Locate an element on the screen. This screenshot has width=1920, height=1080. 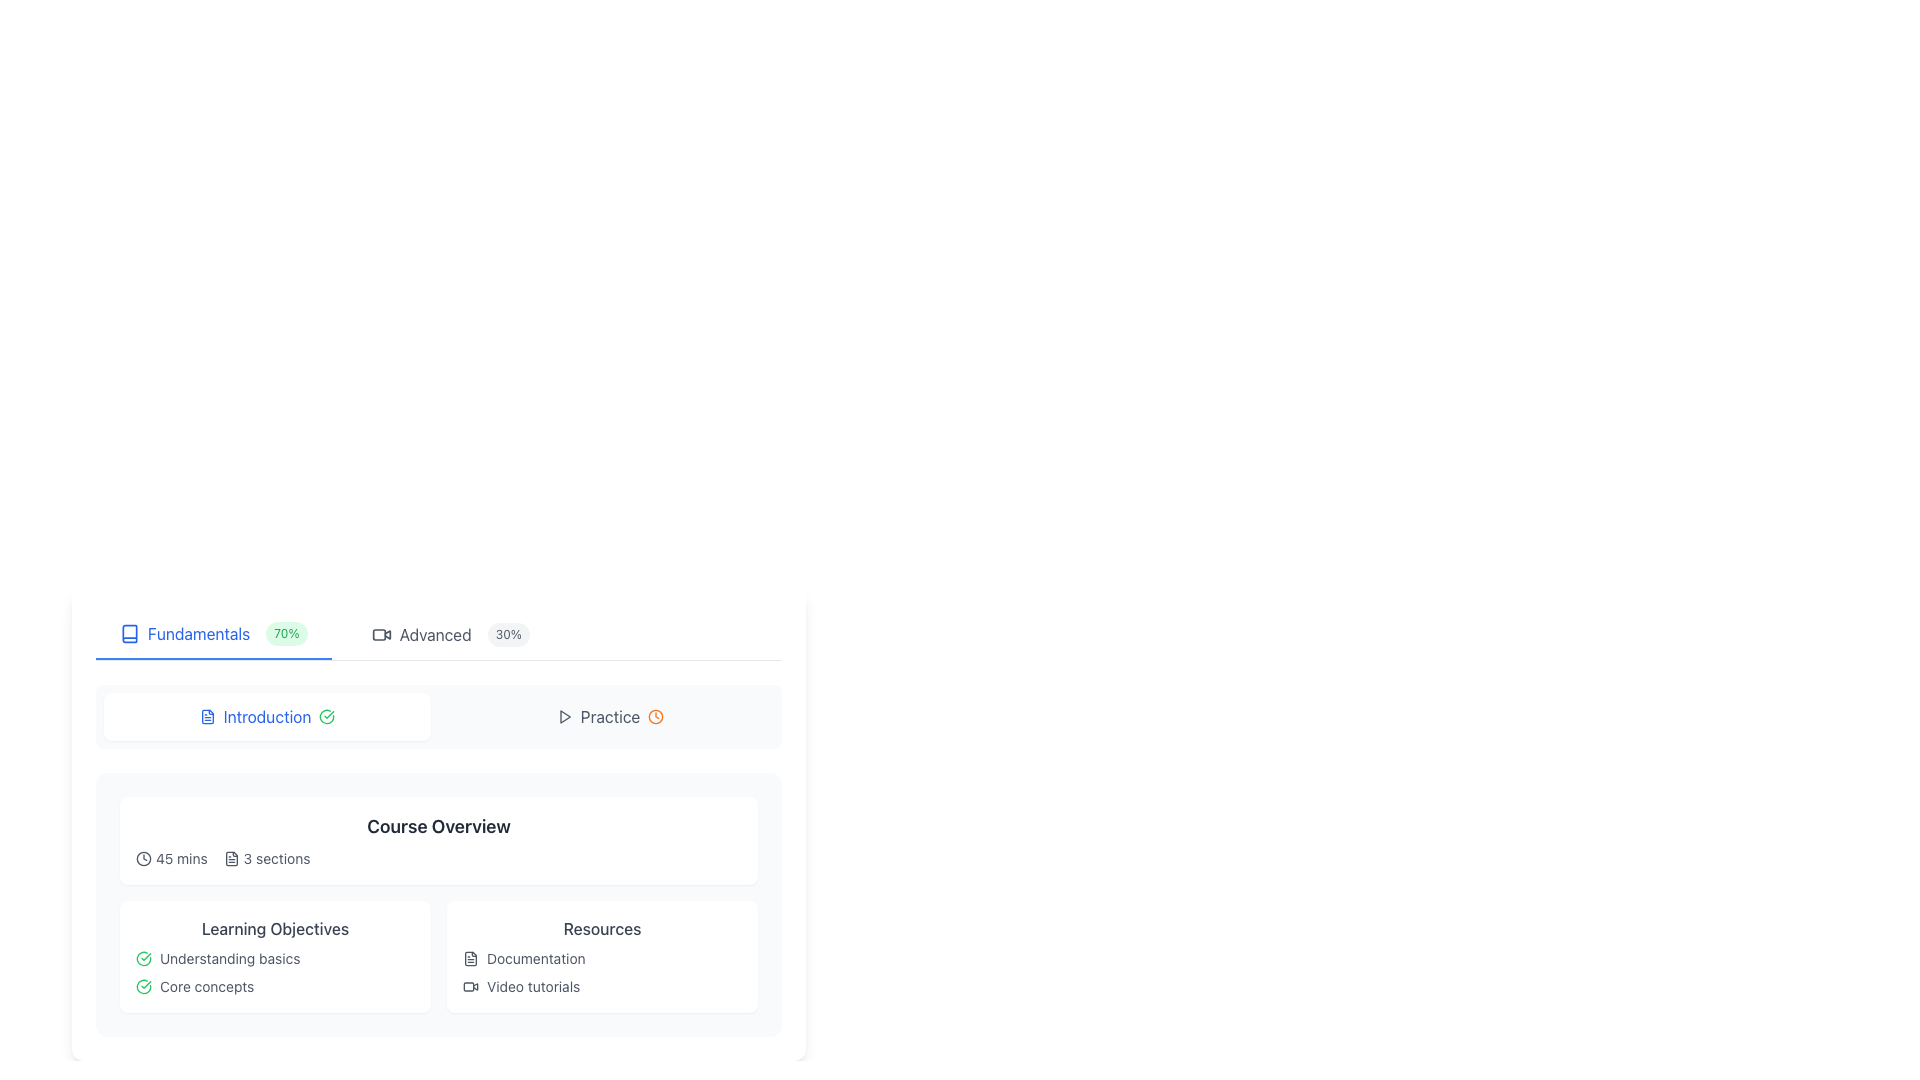
the Text Label located at the bottom-right region of the layout area, under the 'Resources' section in the 'Course Overview', which serves as a label for a resource type possibly linking to video tutorial content is located at coordinates (533, 986).